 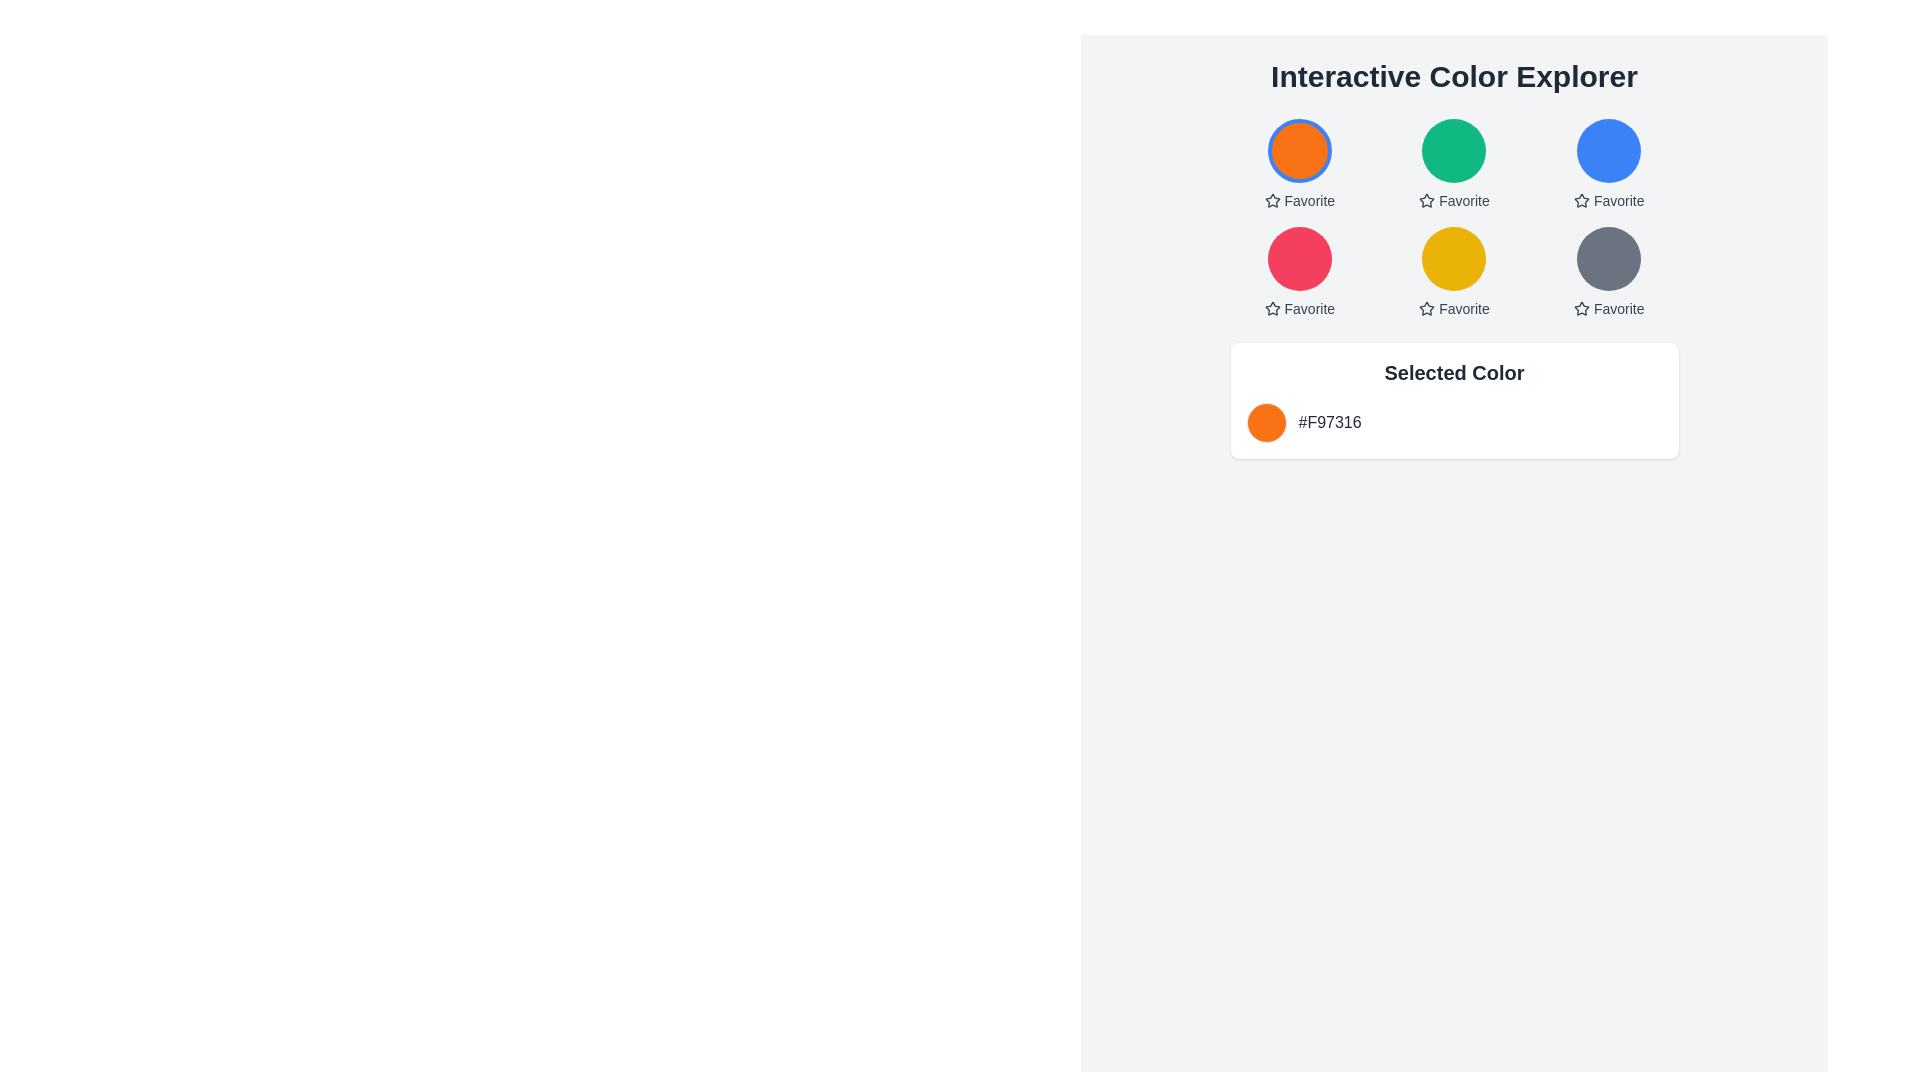 I want to click on the label and functional text component located in the second row, second column of the grid layout to favorite the associated color, so click(x=1309, y=308).